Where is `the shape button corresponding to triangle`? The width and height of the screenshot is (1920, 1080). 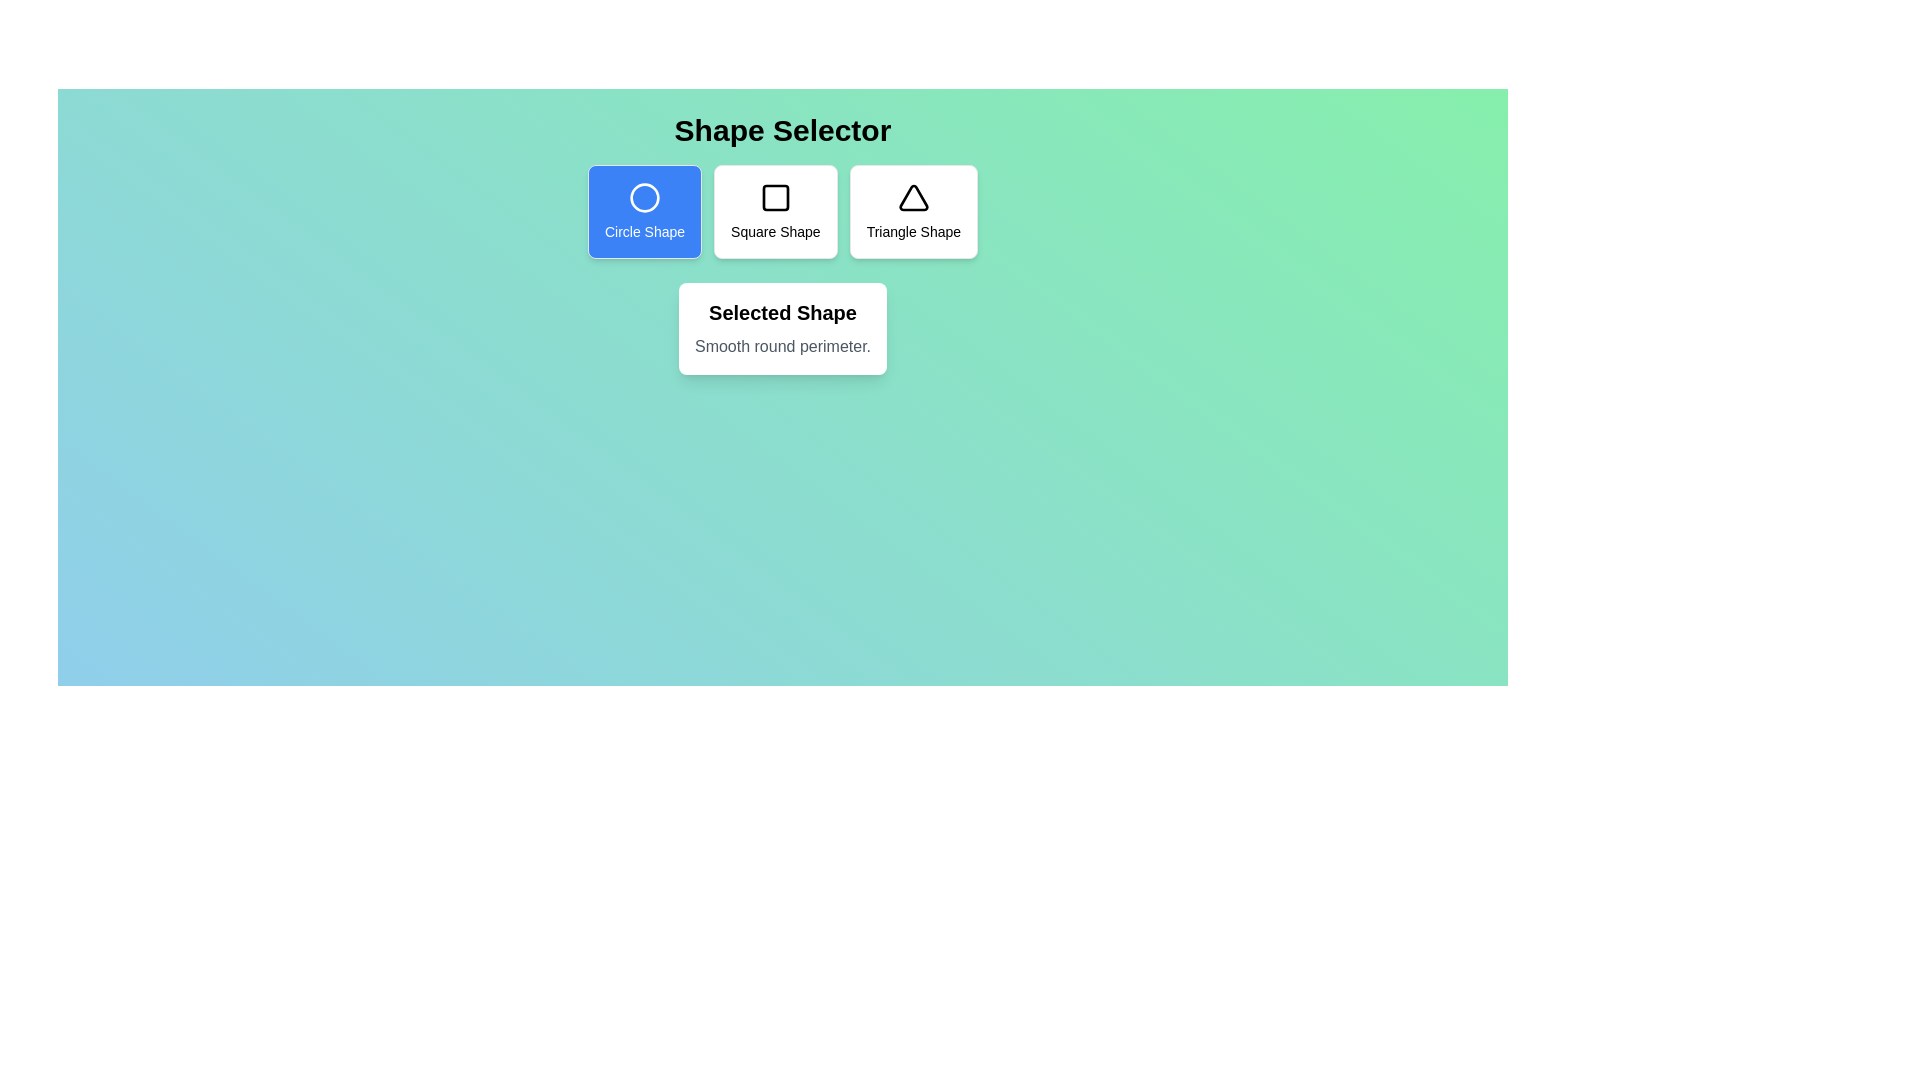
the shape button corresponding to triangle is located at coordinates (911, 212).